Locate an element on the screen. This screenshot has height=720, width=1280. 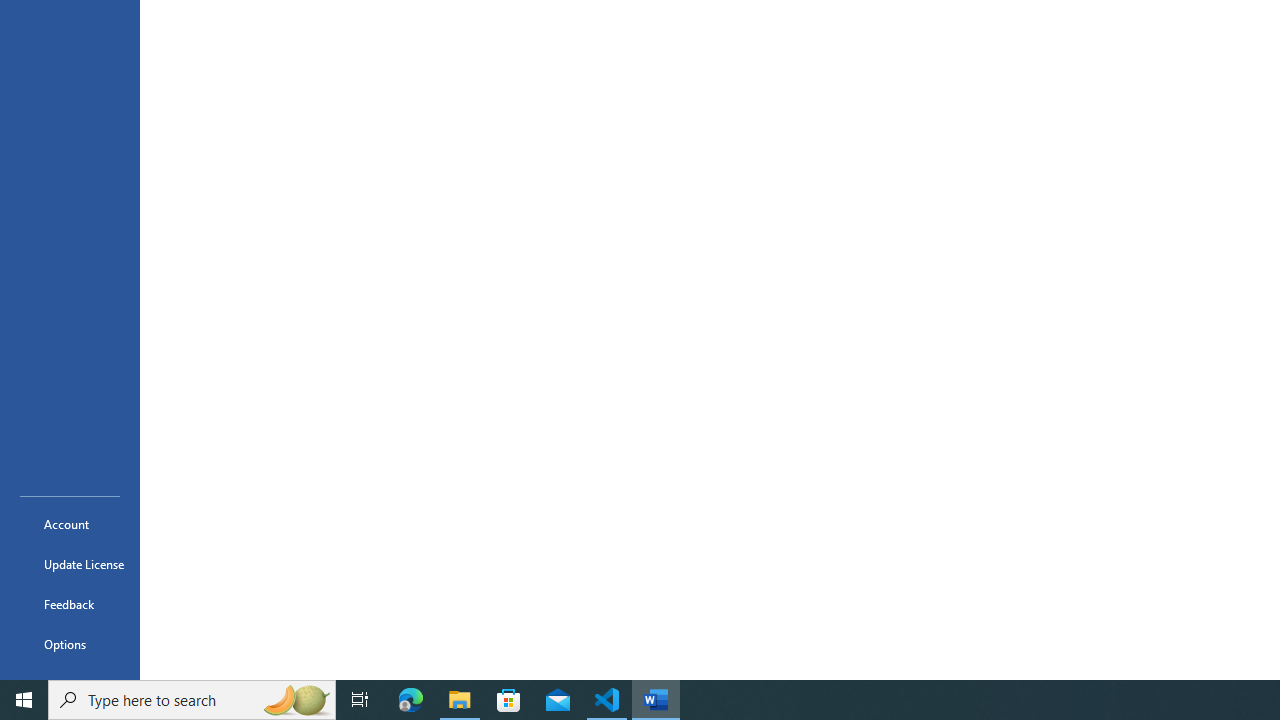
'Feedback' is located at coordinates (69, 603).